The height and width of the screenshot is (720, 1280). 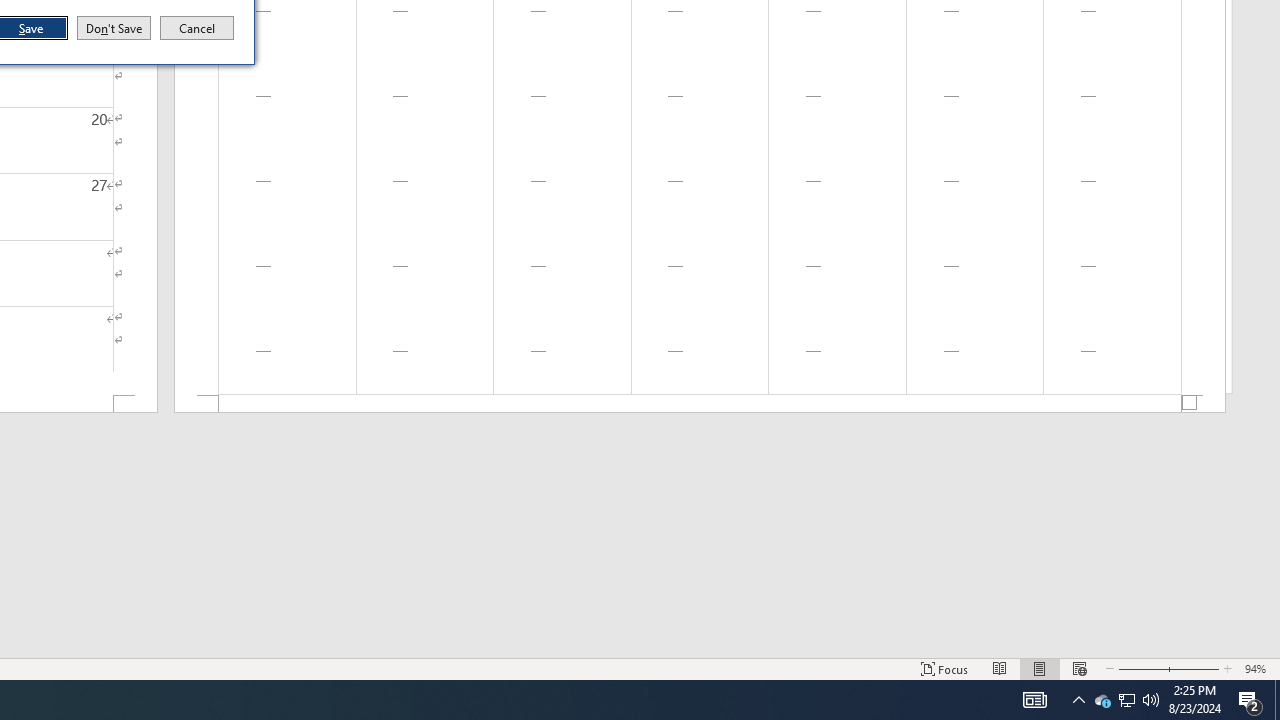 I want to click on 'Focus ', so click(x=943, y=669).